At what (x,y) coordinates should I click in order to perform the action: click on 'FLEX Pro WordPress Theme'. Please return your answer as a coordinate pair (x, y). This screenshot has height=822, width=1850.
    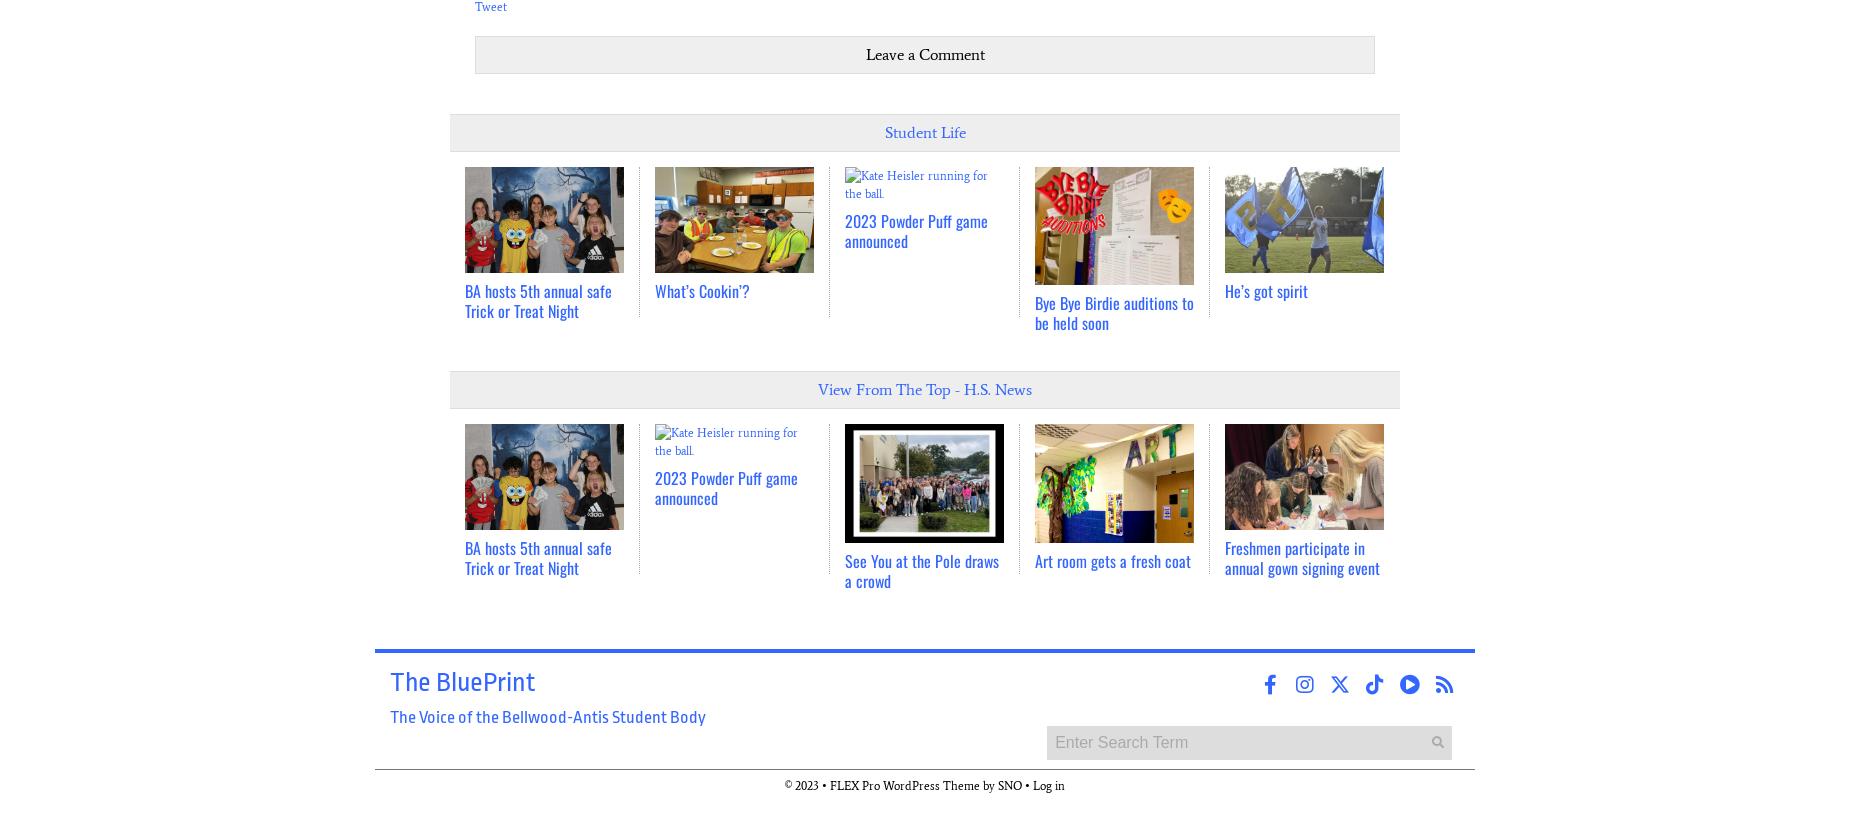
    Looking at the image, I should click on (905, 785).